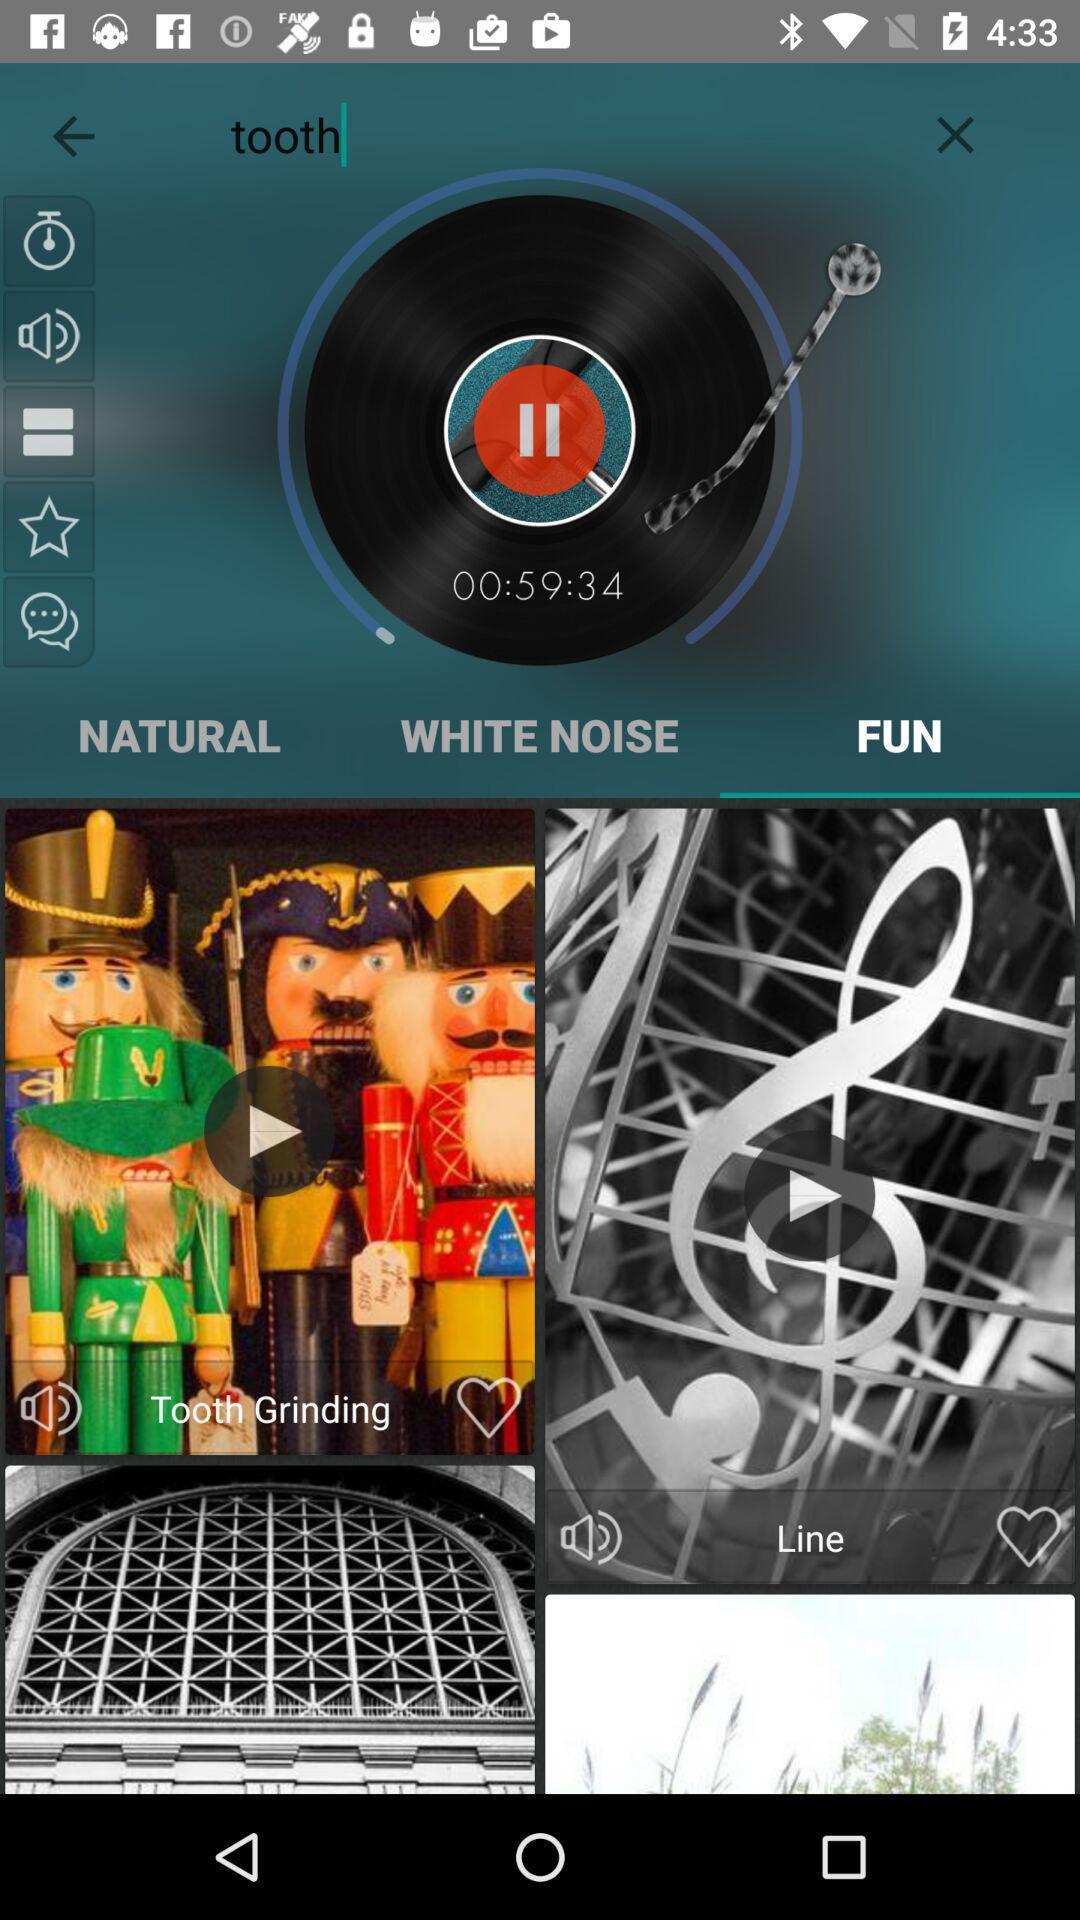 This screenshot has width=1080, height=1920. What do you see at coordinates (48, 336) in the screenshot?
I see `volumen option` at bounding box center [48, 336].